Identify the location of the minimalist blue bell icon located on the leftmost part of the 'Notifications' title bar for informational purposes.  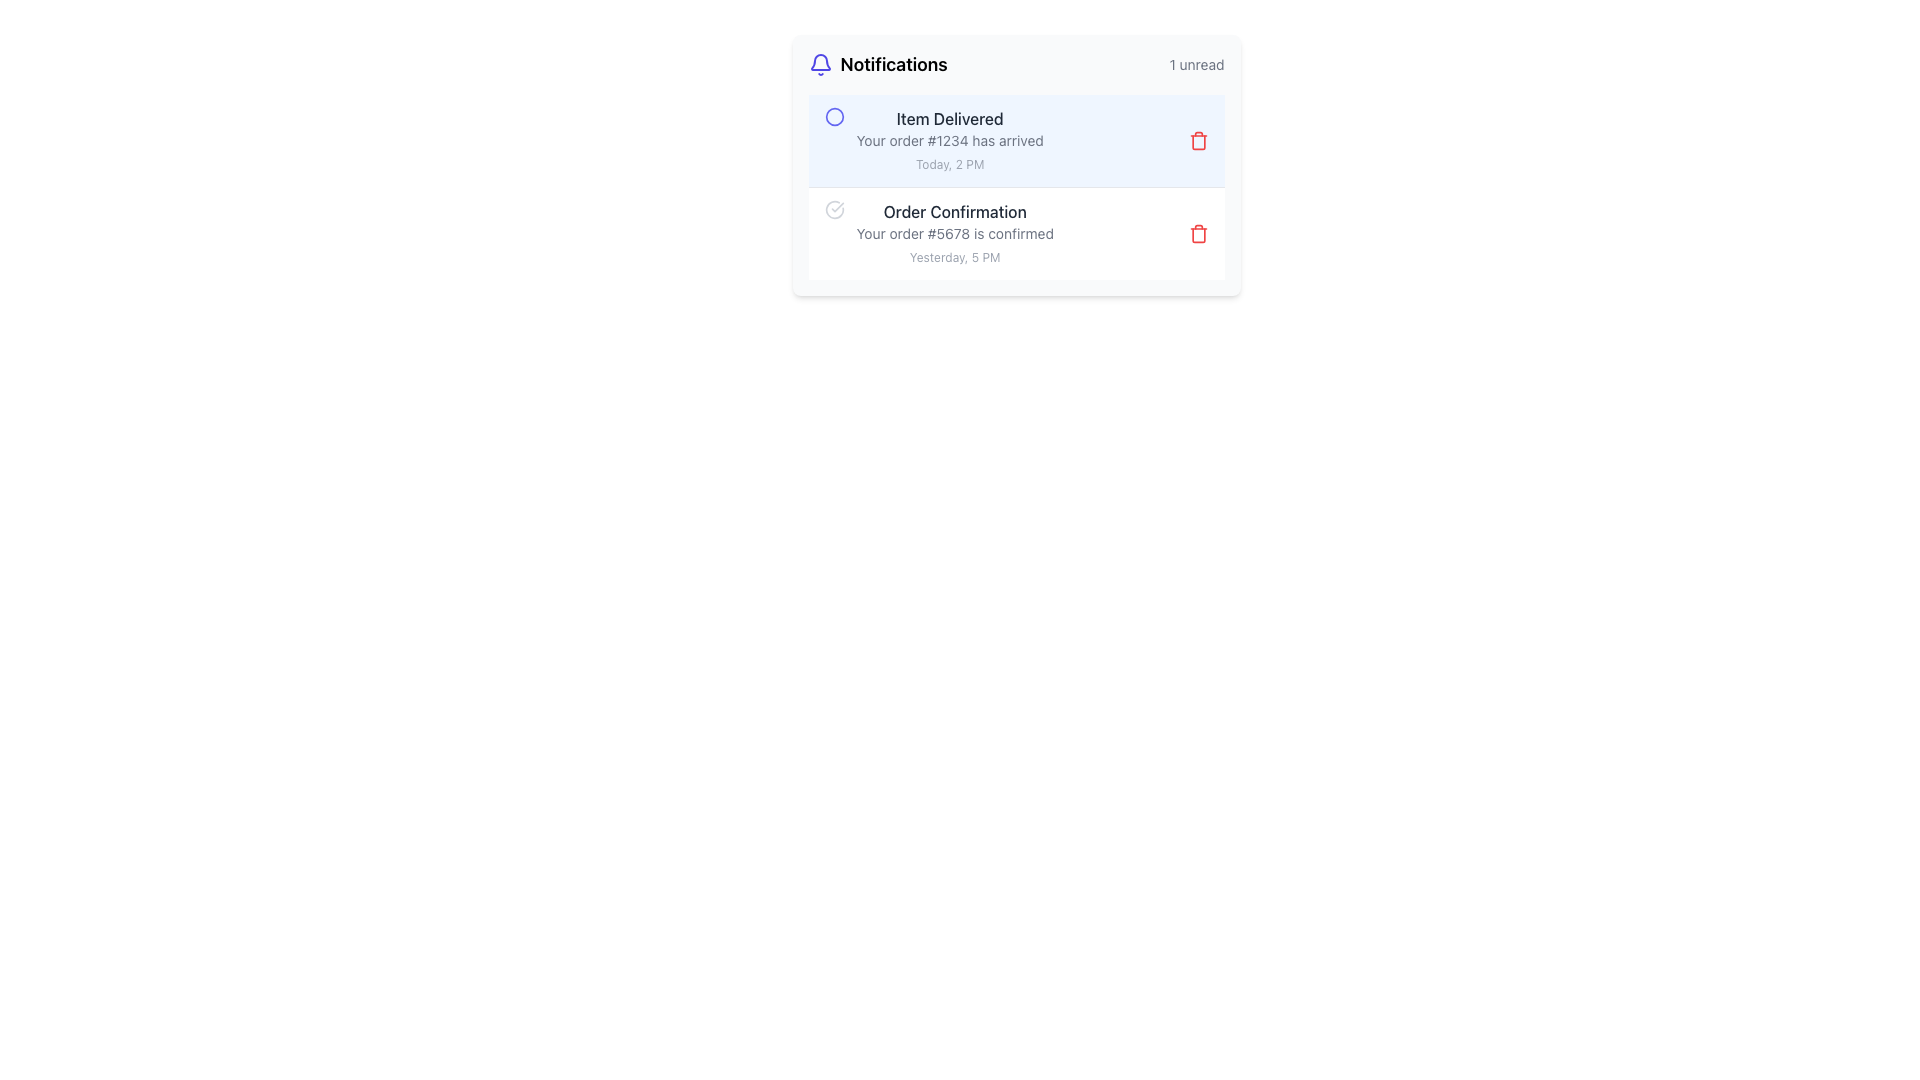
(820, 64).